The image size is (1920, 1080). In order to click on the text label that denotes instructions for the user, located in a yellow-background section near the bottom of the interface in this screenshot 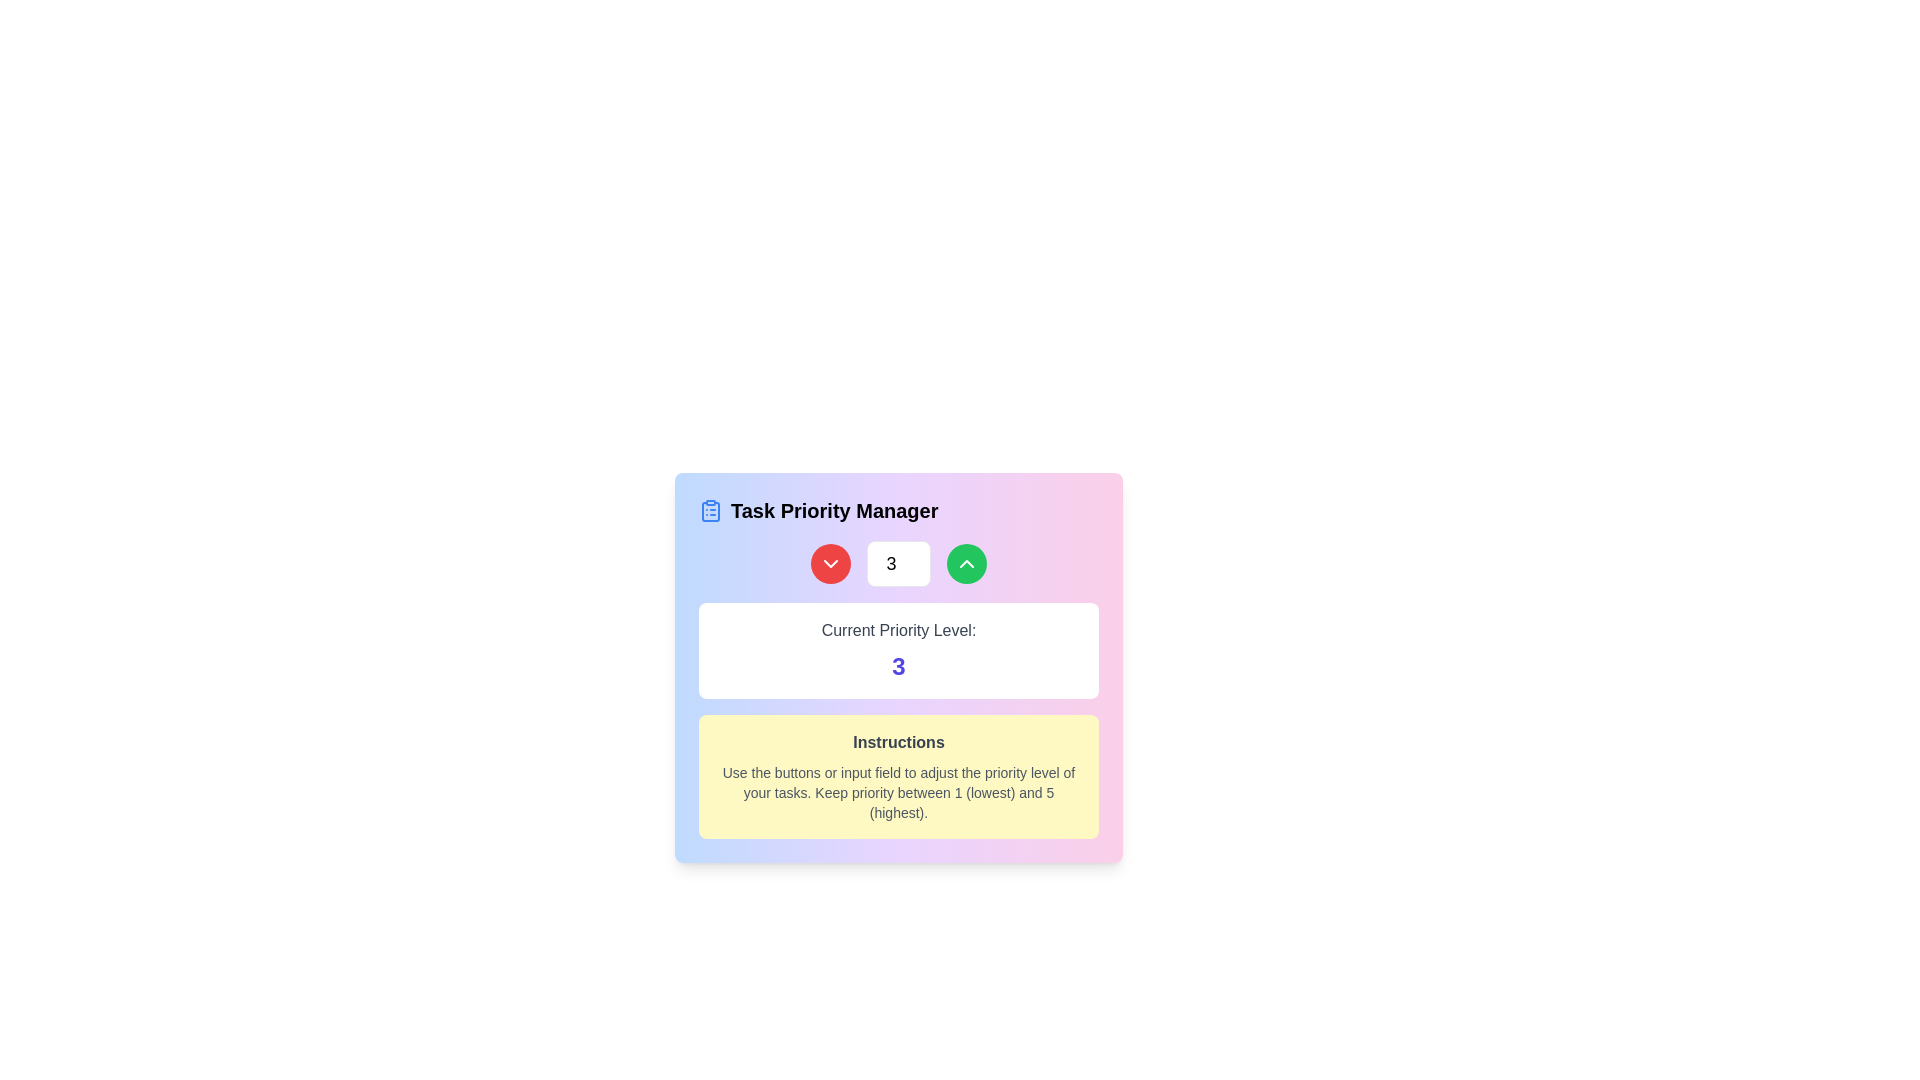, I will do `click(897, 743)`.